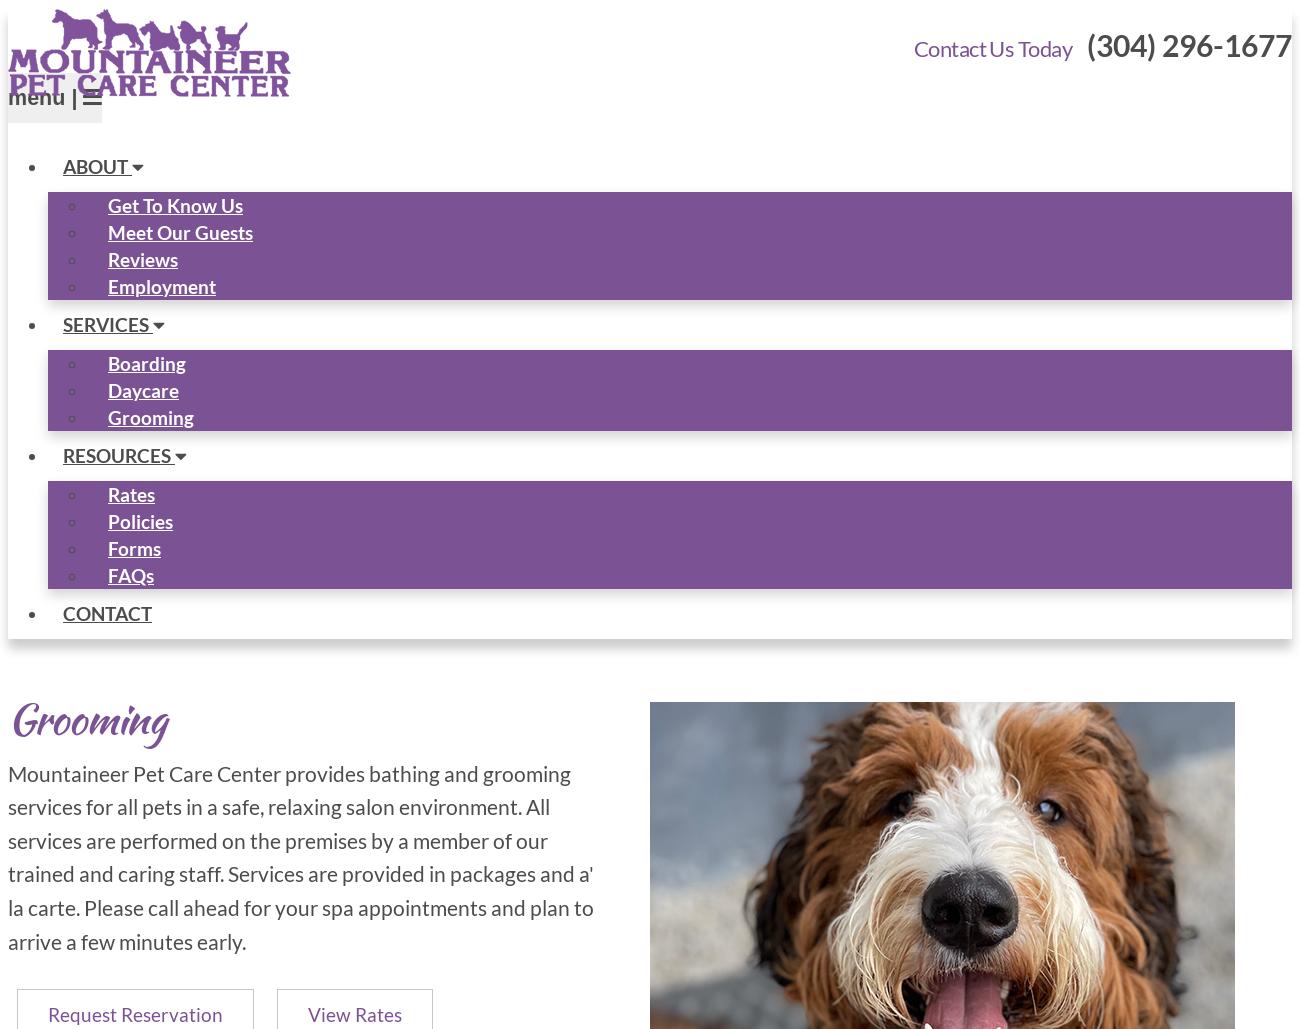 This screenshot has height=1029, width=1300. What do you see at coordinates (1189, 44) in the screenshot?
I see `'(304) 296-1677'` at bounding box center [1189, 44].